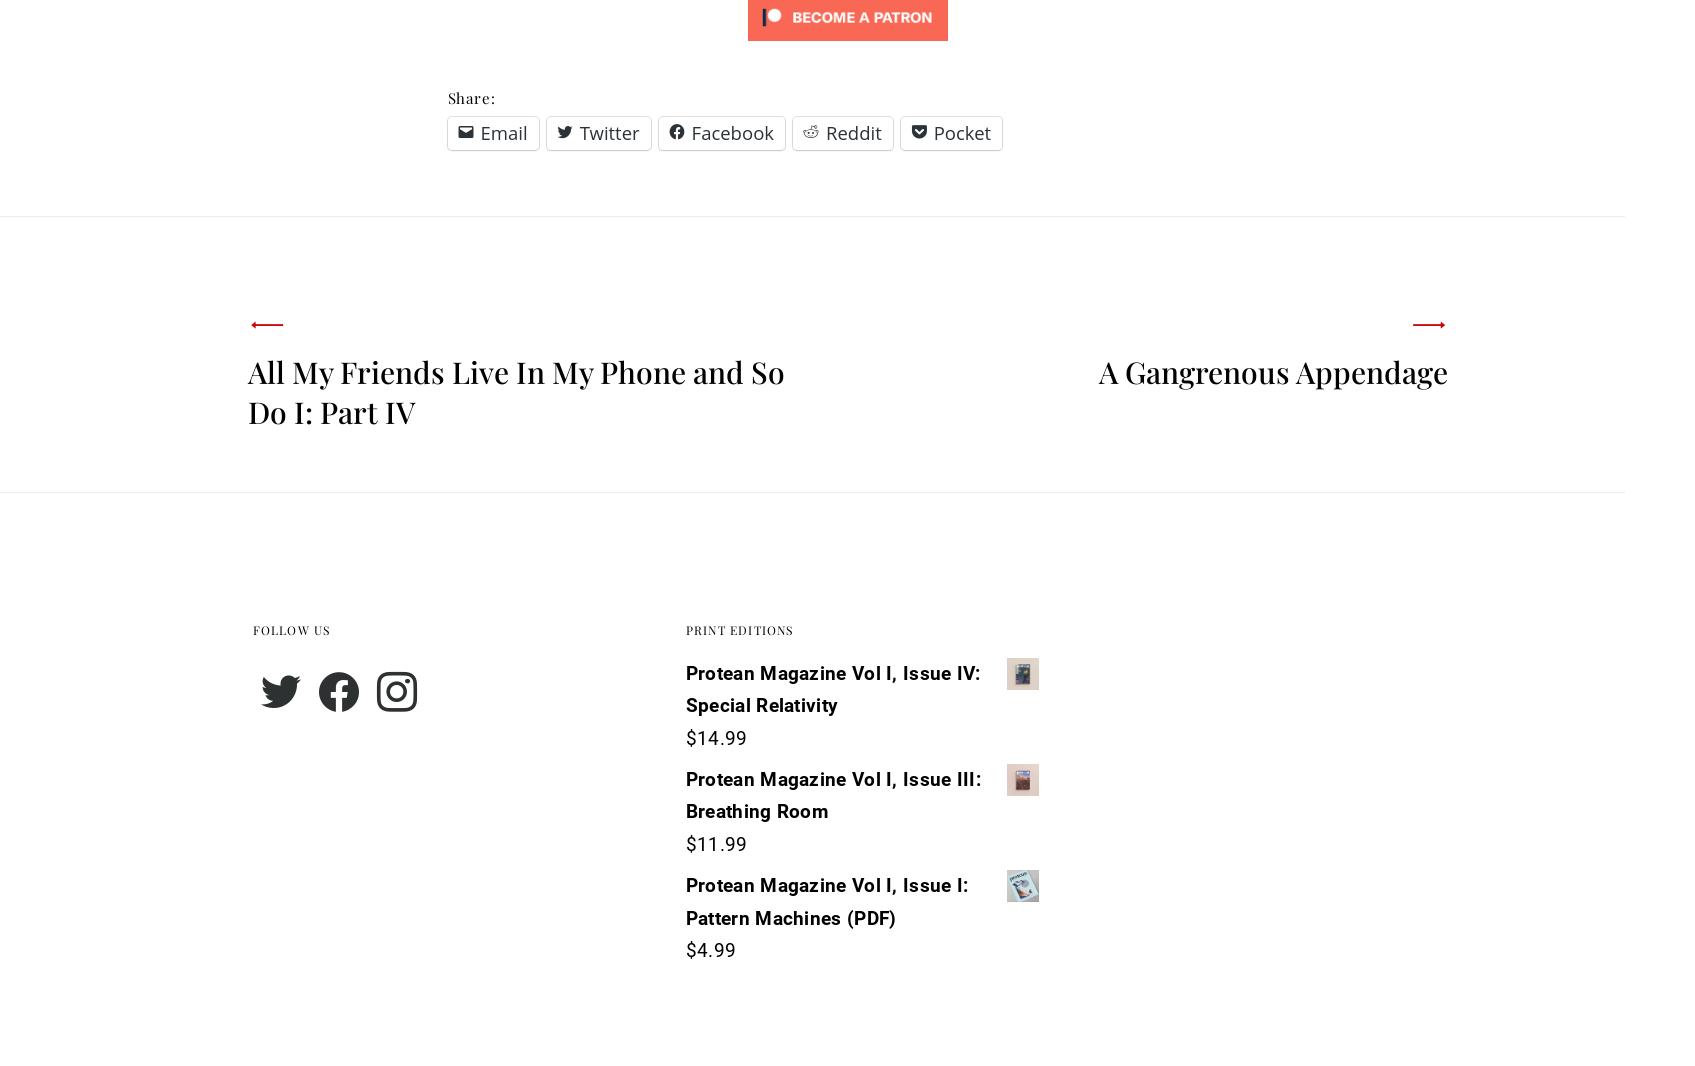 The height and width of the screenshot is (1066, 1695). I want to click on 'Share:', so click(470, 96).